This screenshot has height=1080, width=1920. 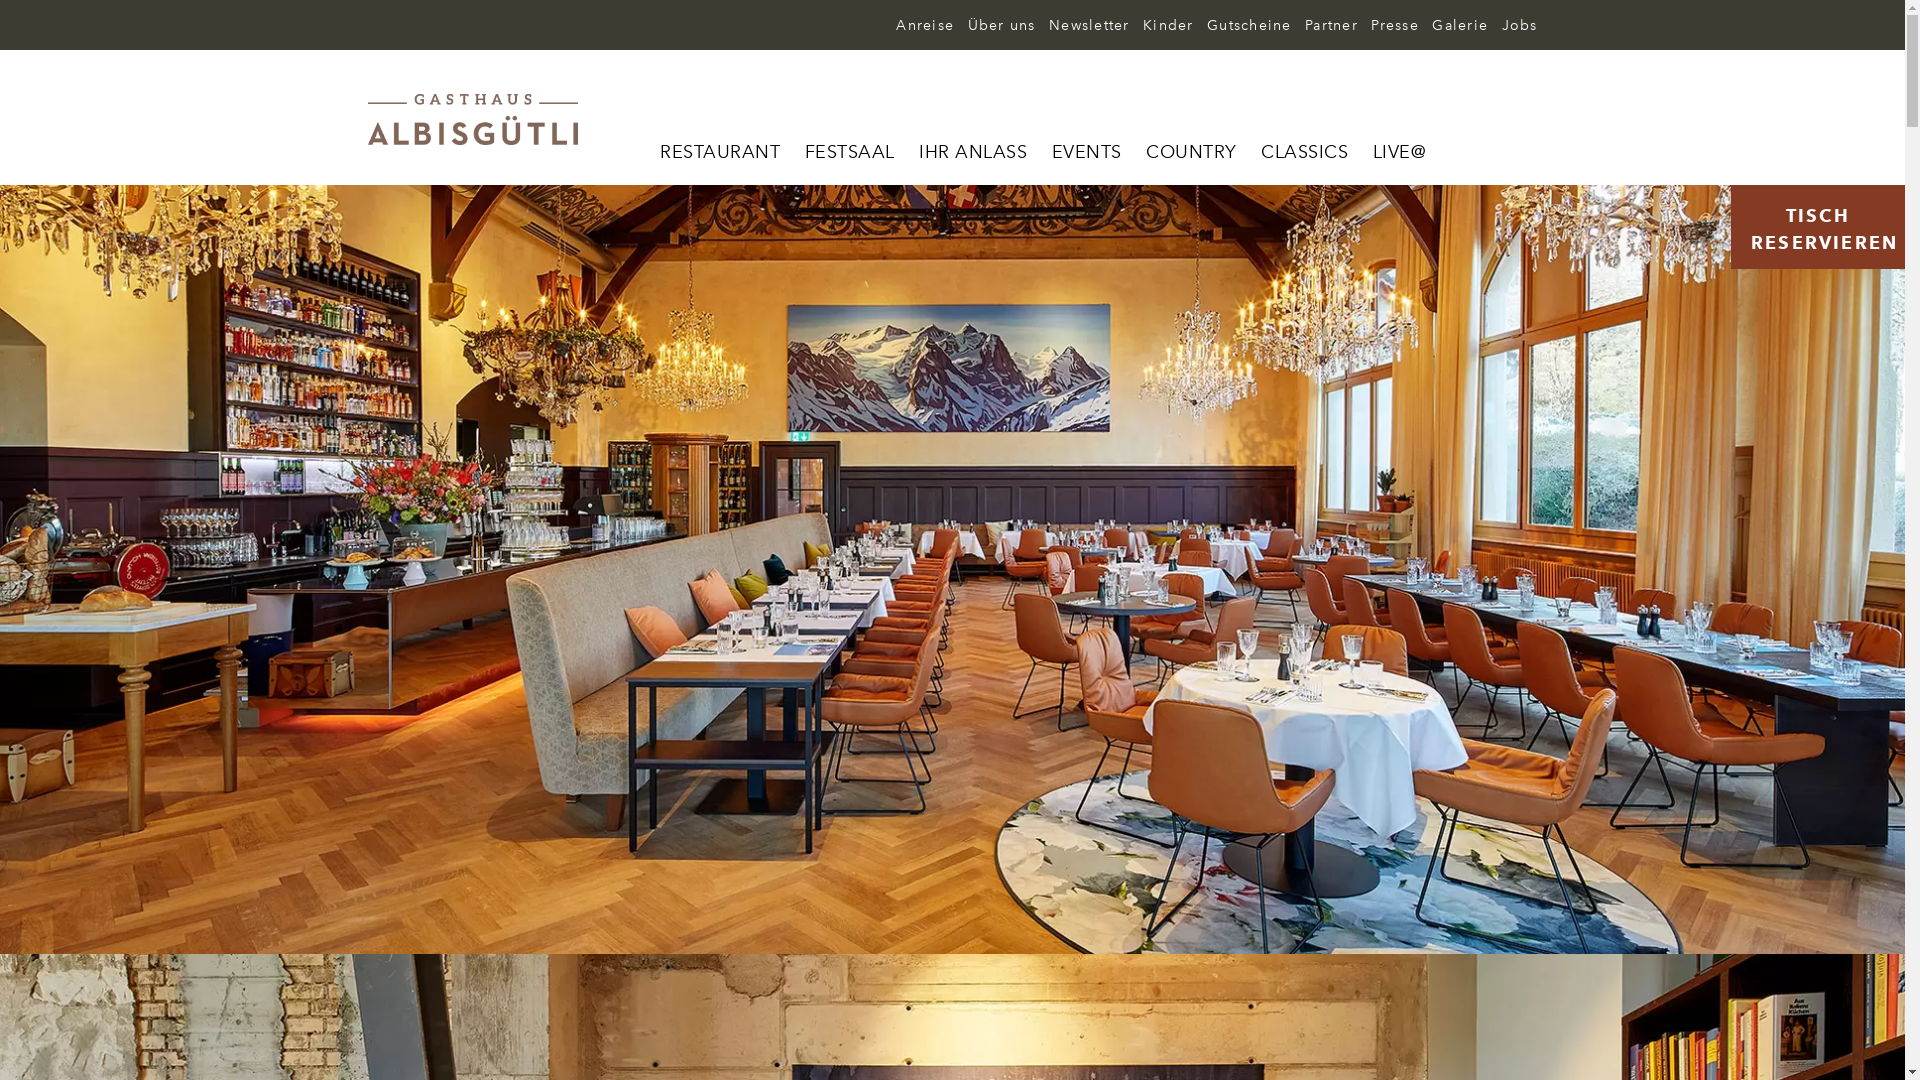 What do you see at coordinates (1191, 153) in the screenshot?
I see `'COUNTRY'` at bounding box center [1191, 153].